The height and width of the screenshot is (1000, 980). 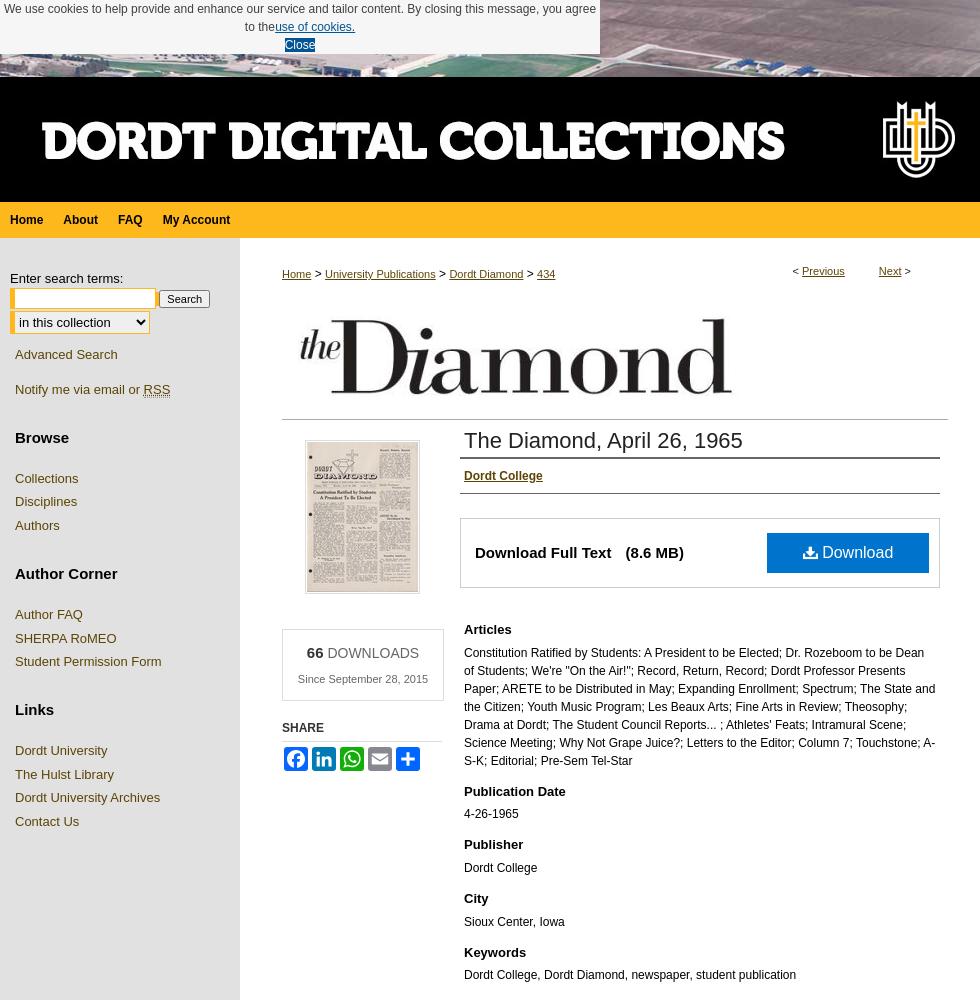 I want to click on '434', so click(x=545, y=274).